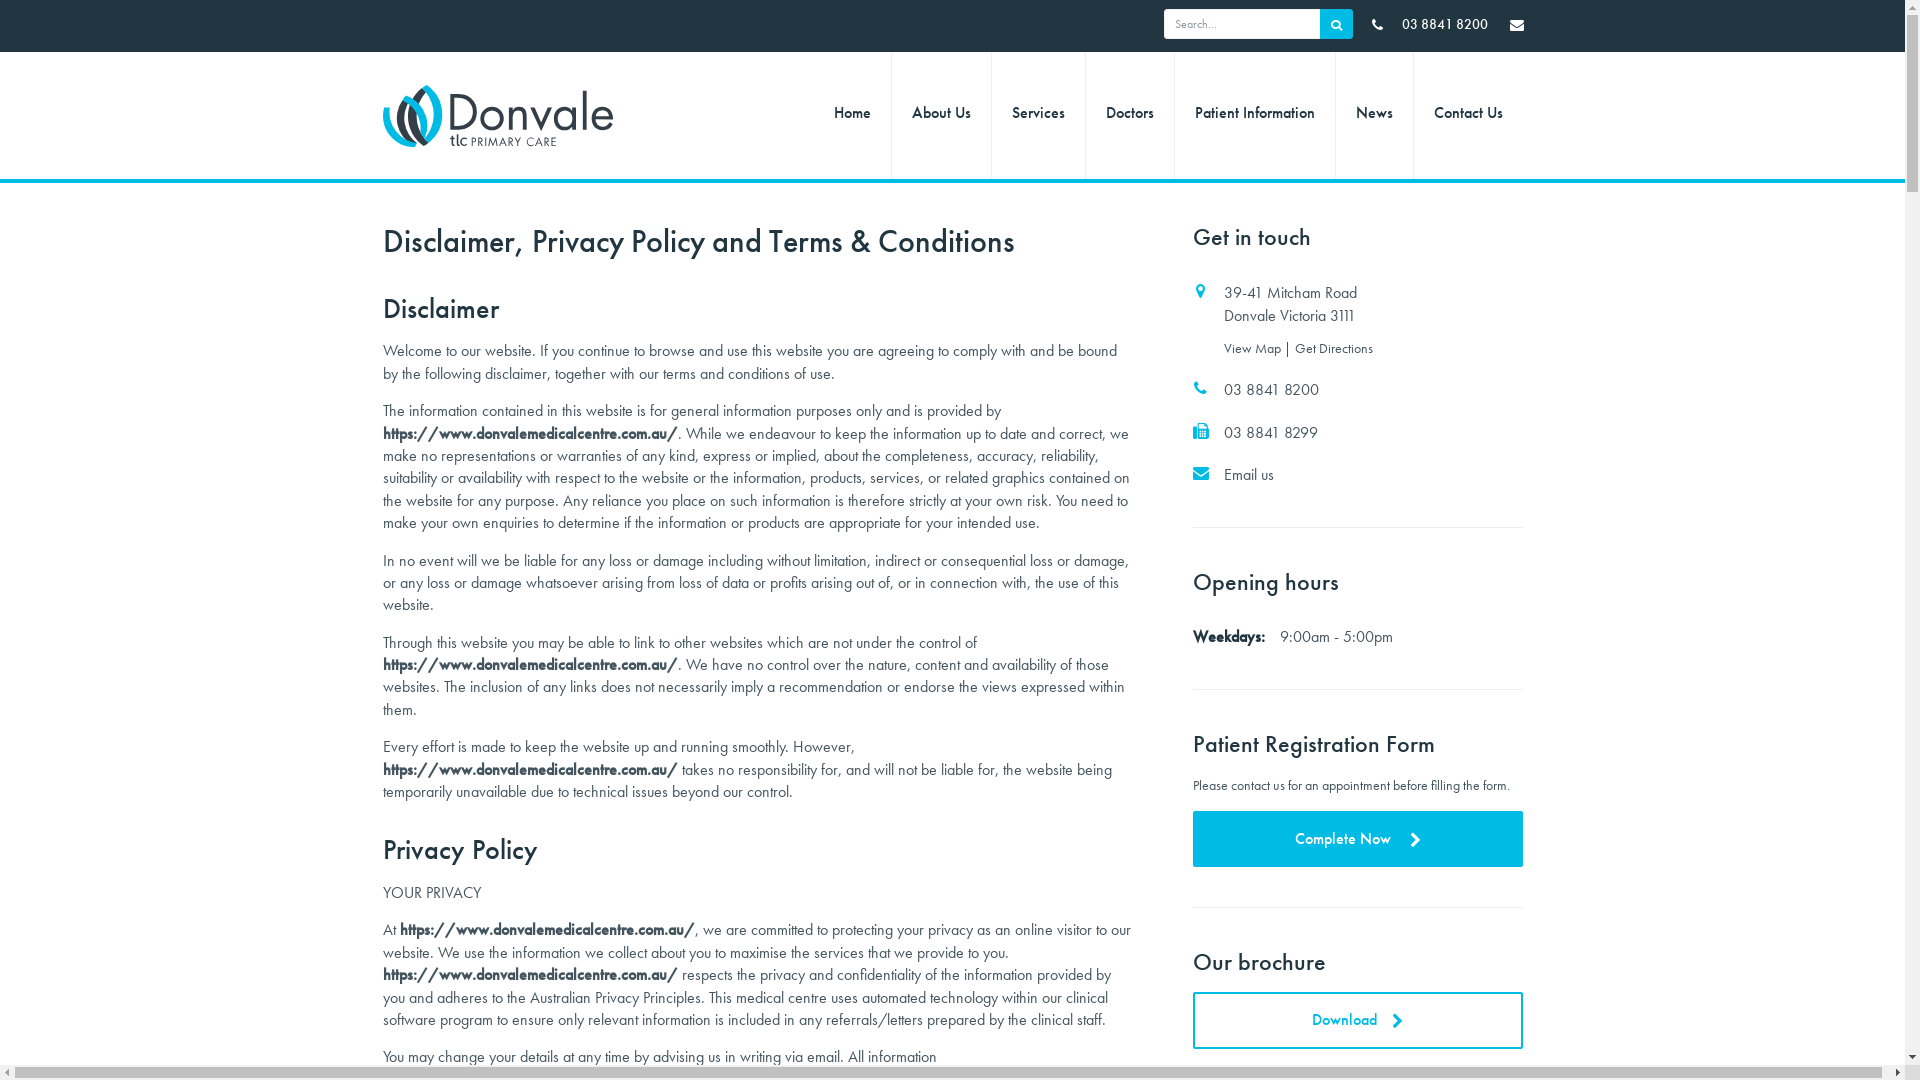 Image resolution: width=1920 pixels, height=1080 pixels. I want to click on 'View Map', so click(1252, 346).